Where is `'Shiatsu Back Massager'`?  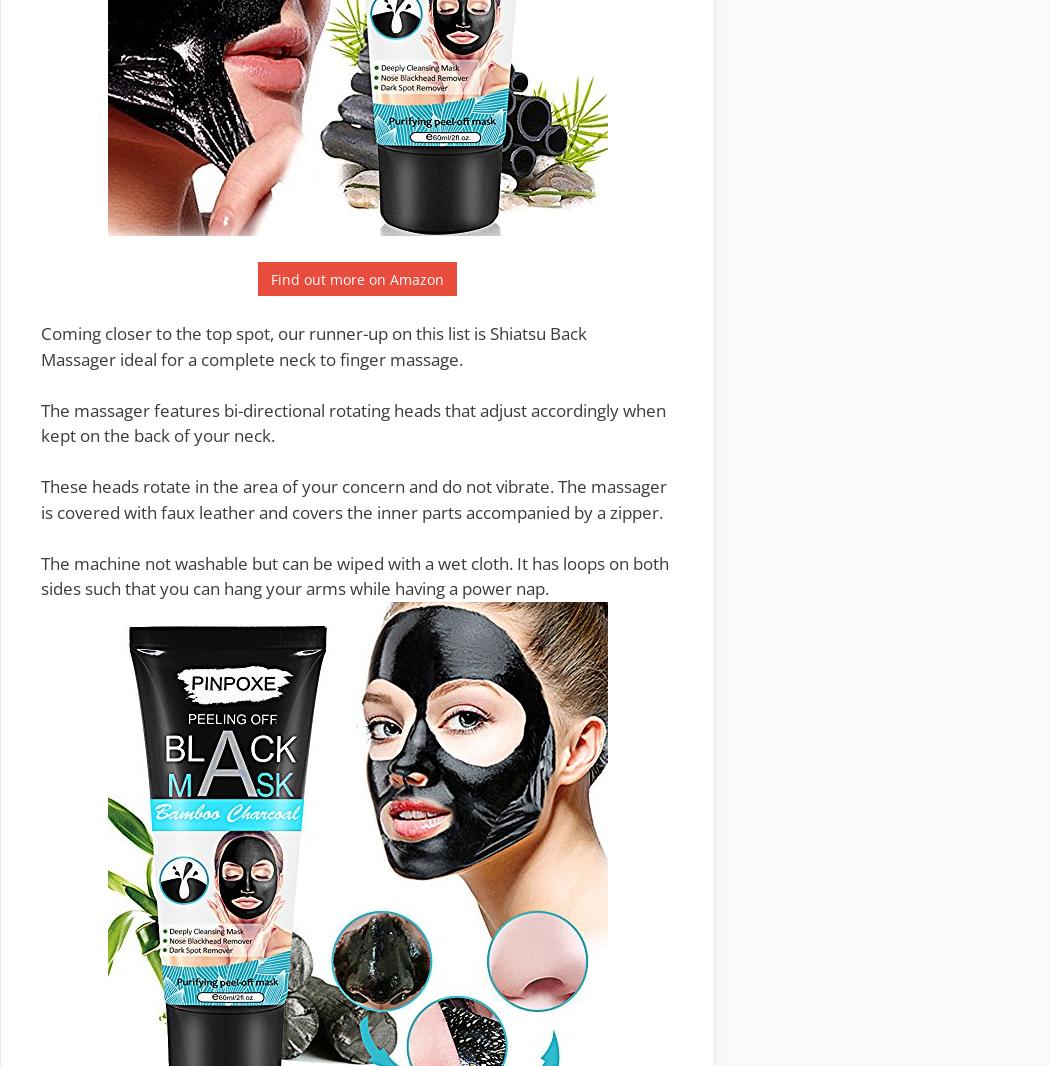 'Shiatsu Back Massager' is located at coordinates (313, 346).